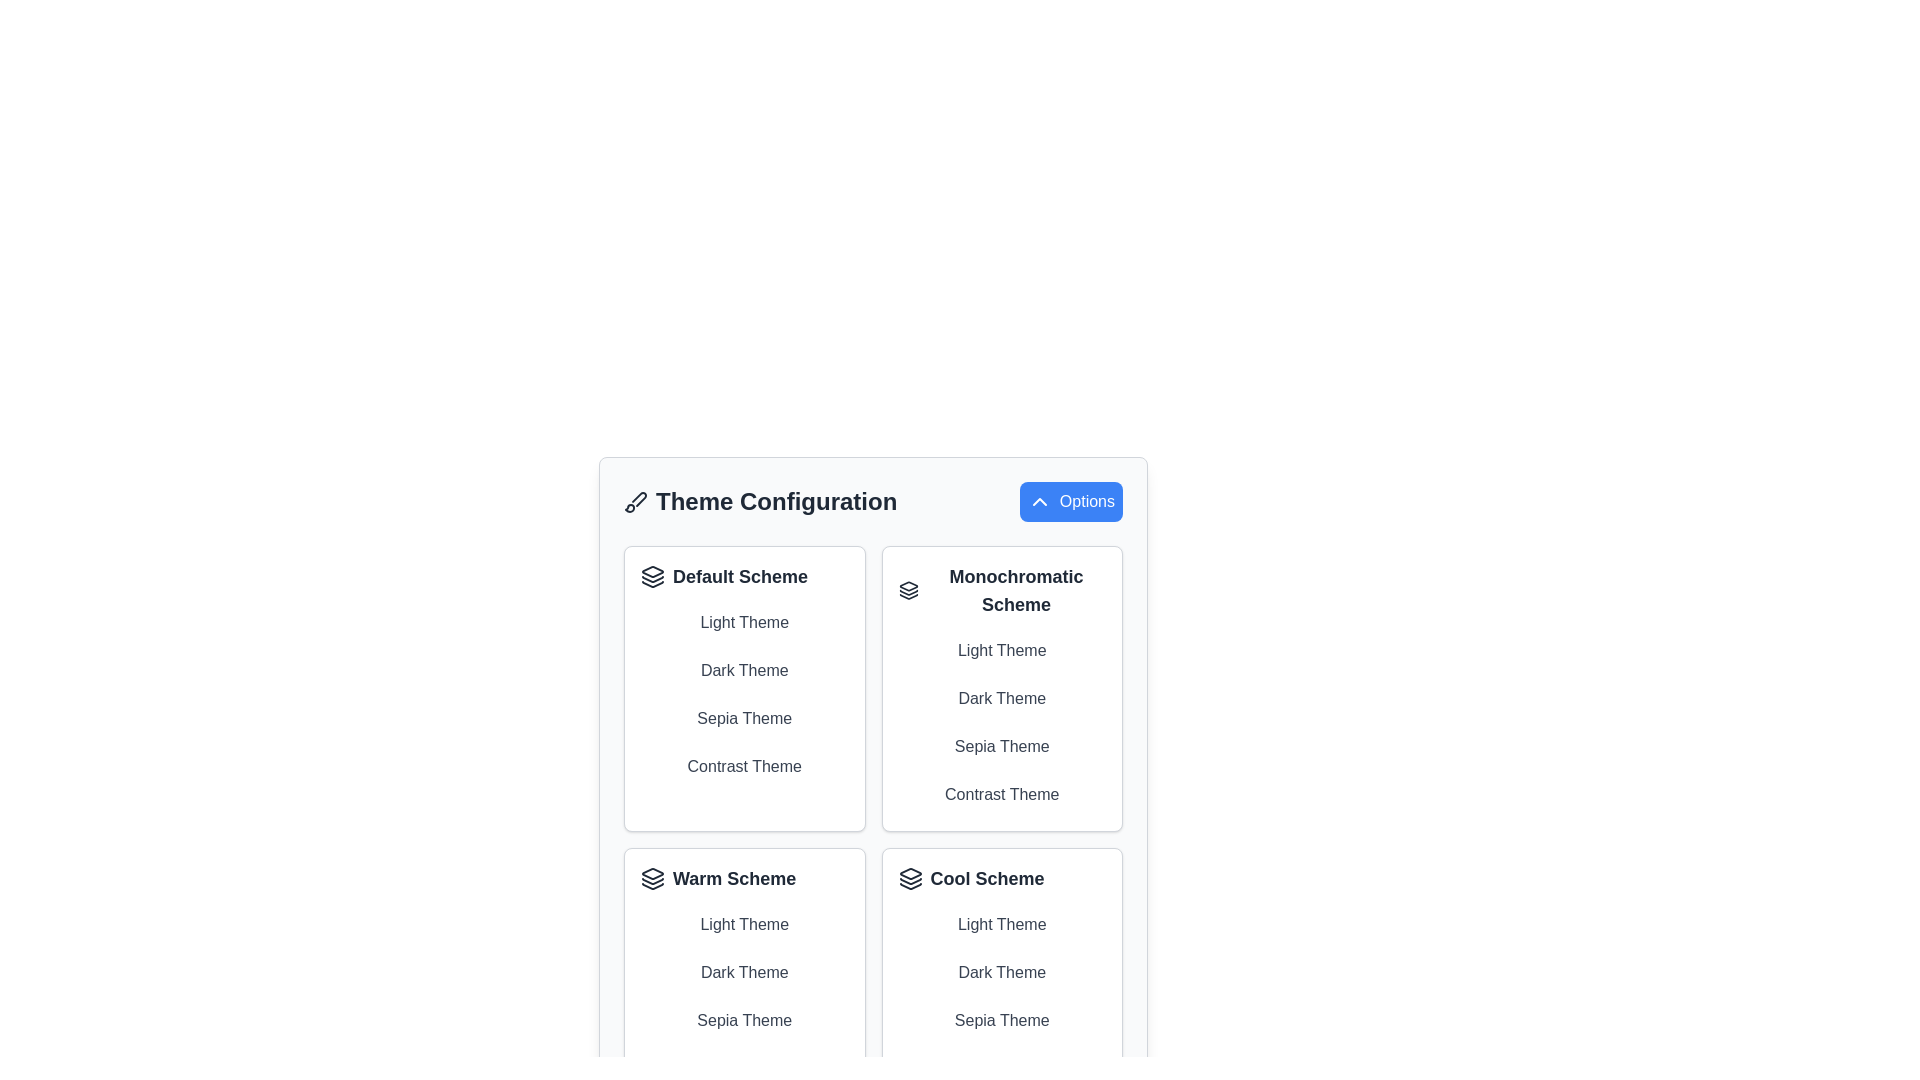  Describe the element at coordinates (1039, 500) in the screenshot. I see `the upward-pointing chevron icon with a blue background located inside the 'Options' button` at that location.